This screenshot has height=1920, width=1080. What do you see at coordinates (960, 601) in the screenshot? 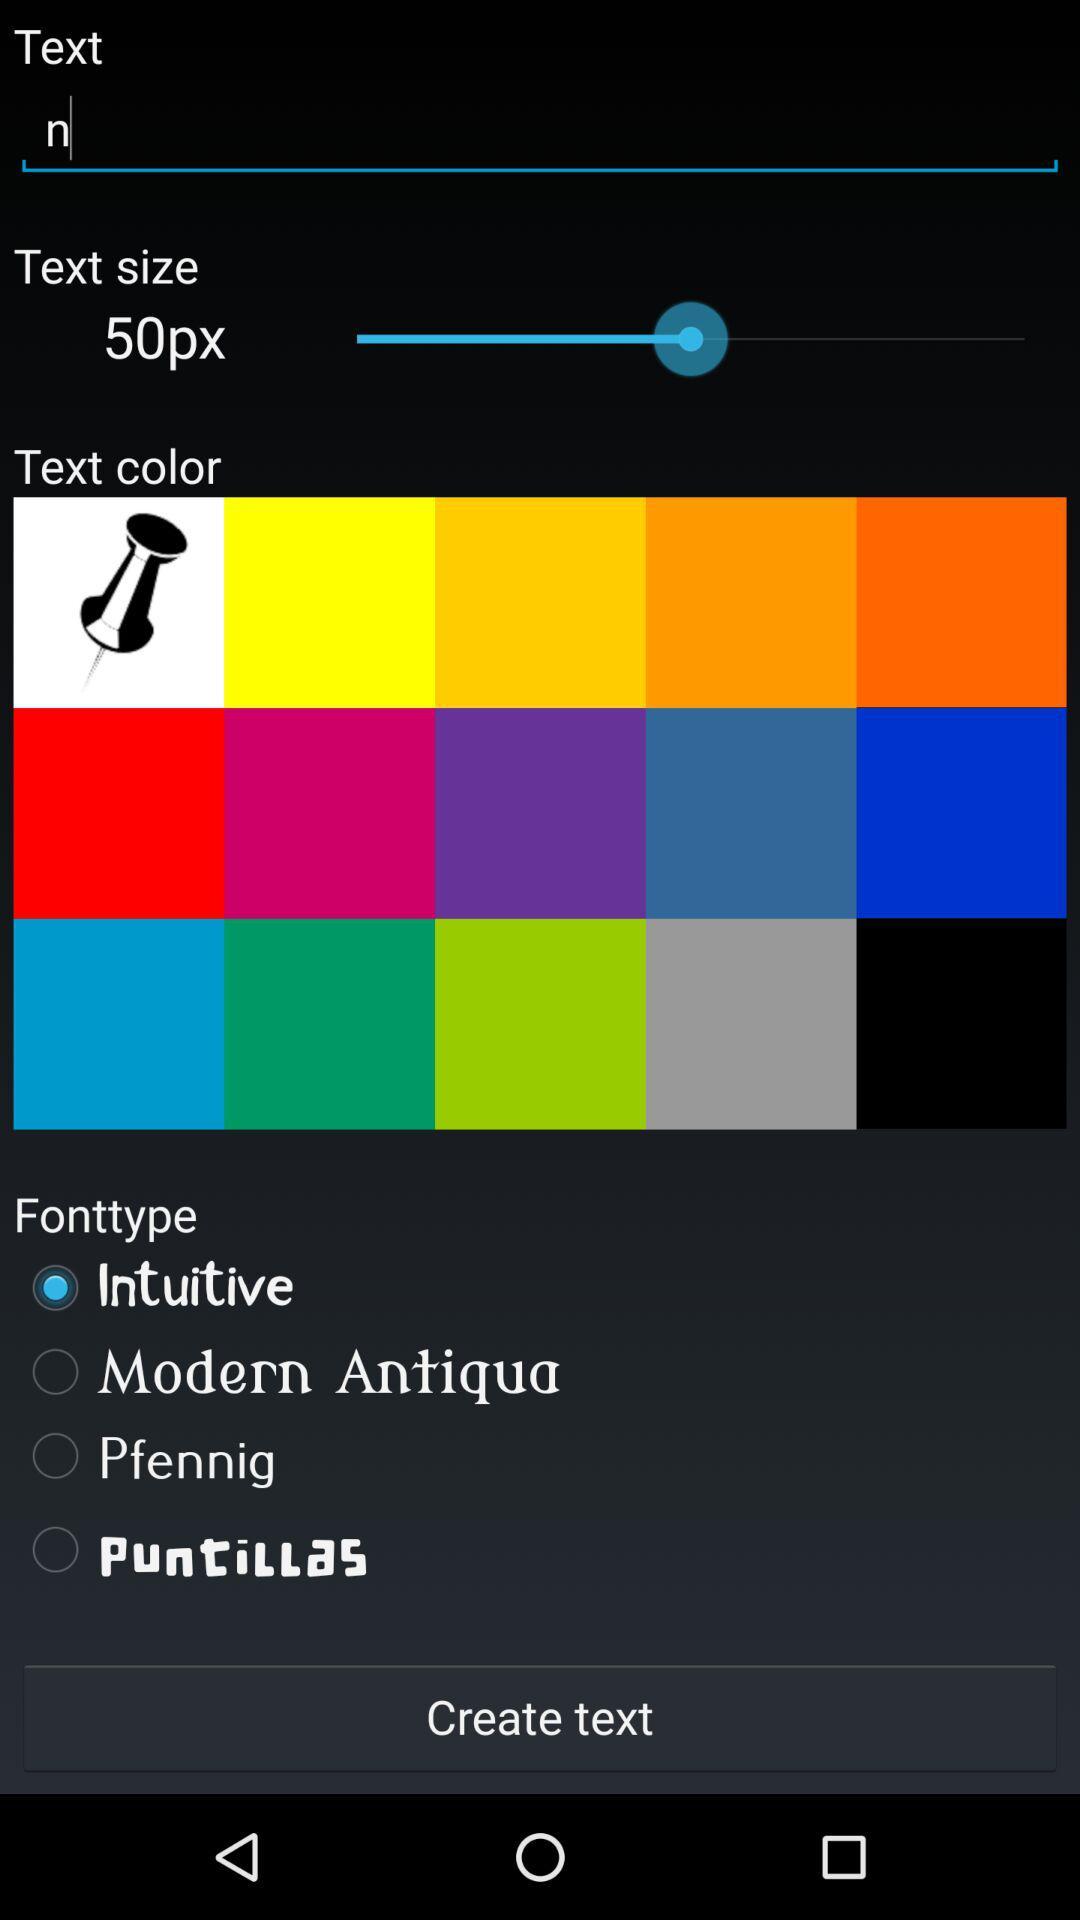
I see `dark orange` at bounding box center [960, 601].